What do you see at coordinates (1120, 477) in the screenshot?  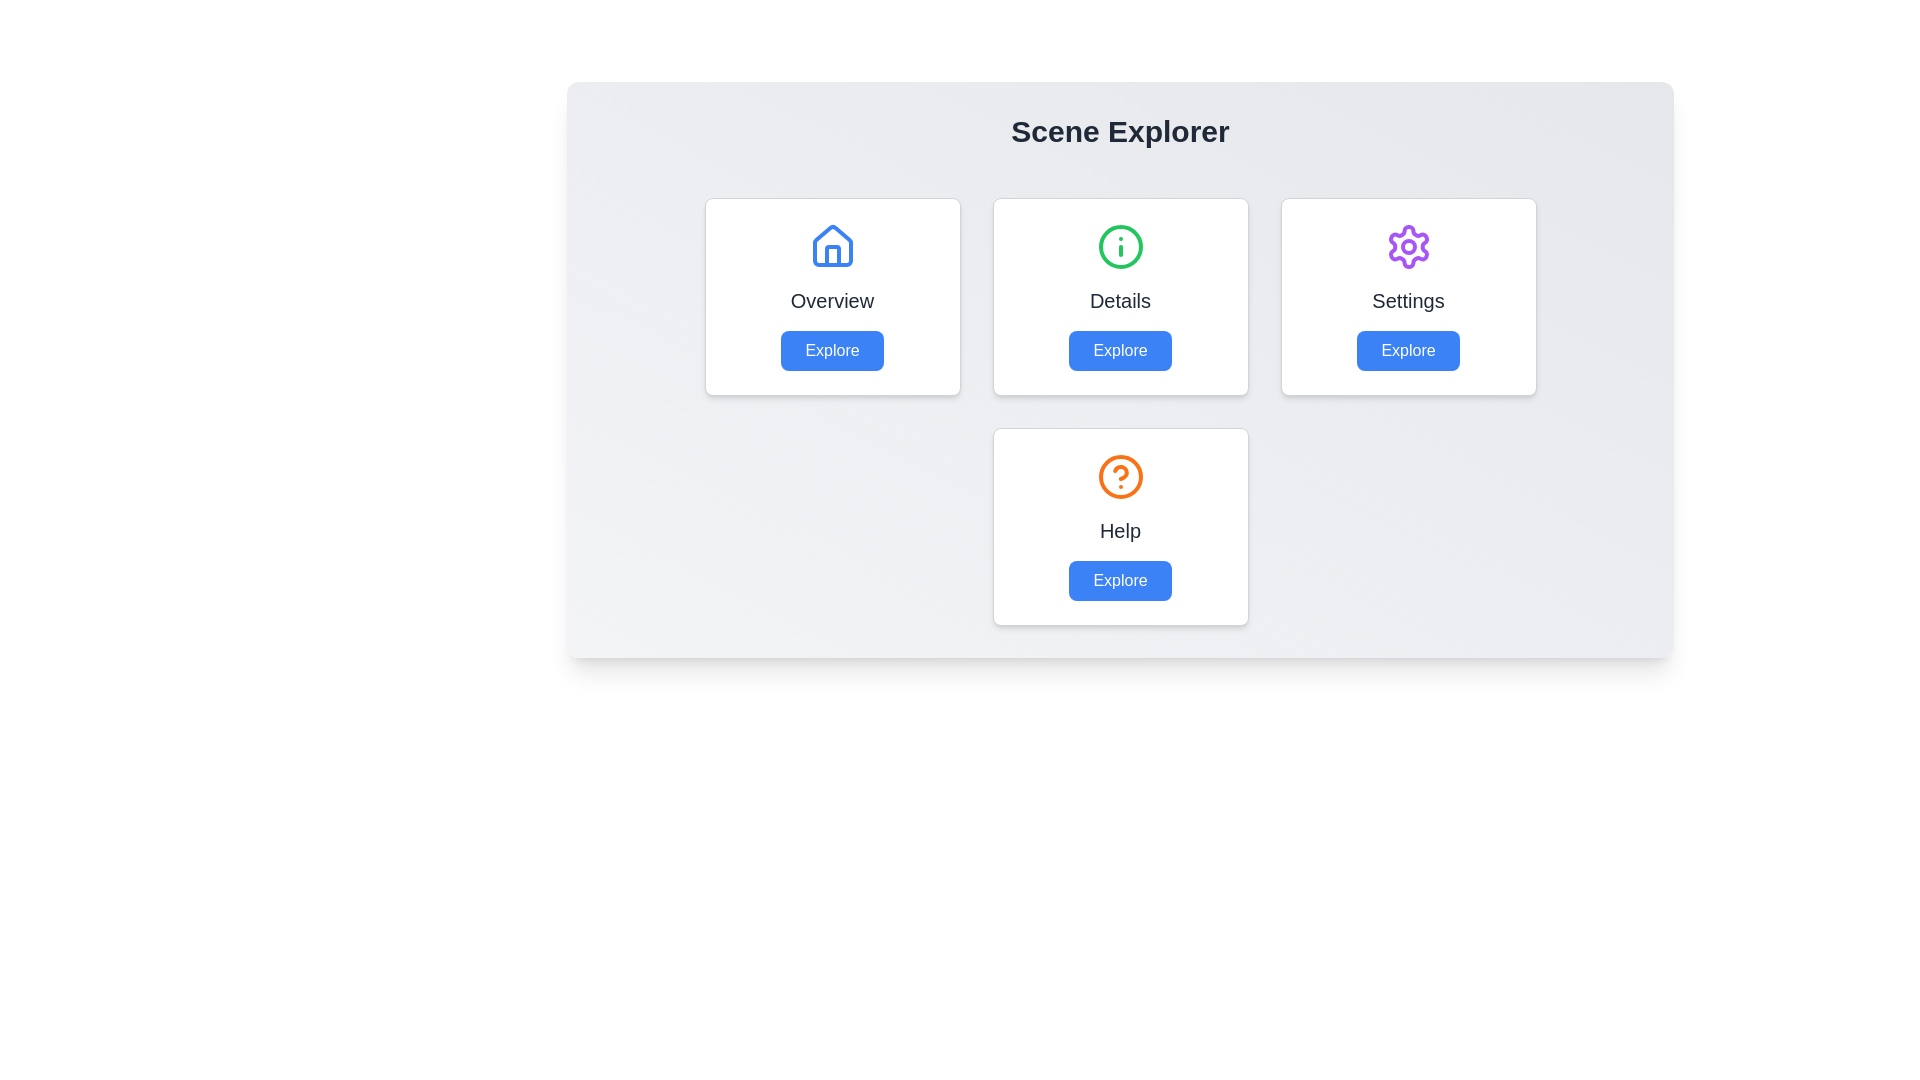 I see `the decorative SVG circle element within the 'Help' icon located at the center-top of the 'Help' card` at bounding box center [1120, 477].